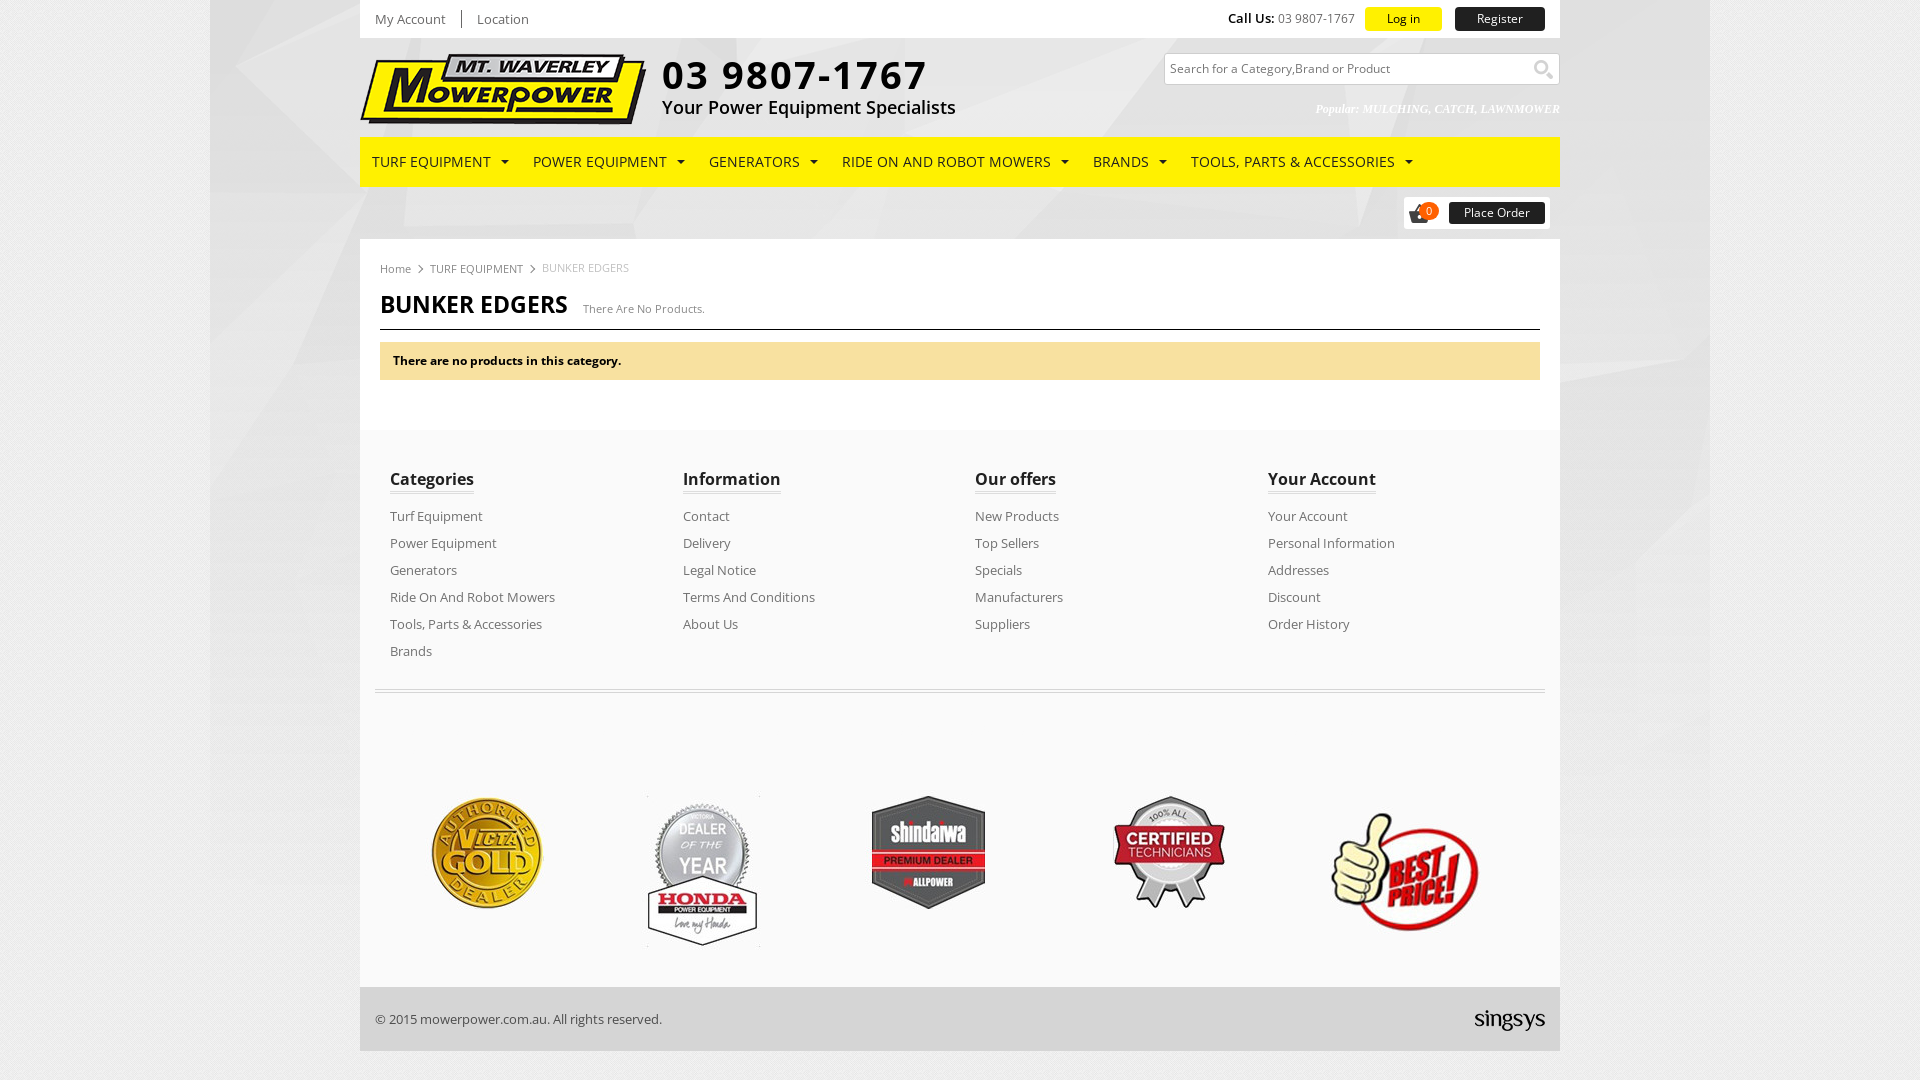 The height and width of the screenshot is (1080, 1920). Describe the element at coordinates (1497, 212) in the screenshot. I see `'Place Order'` at that location.